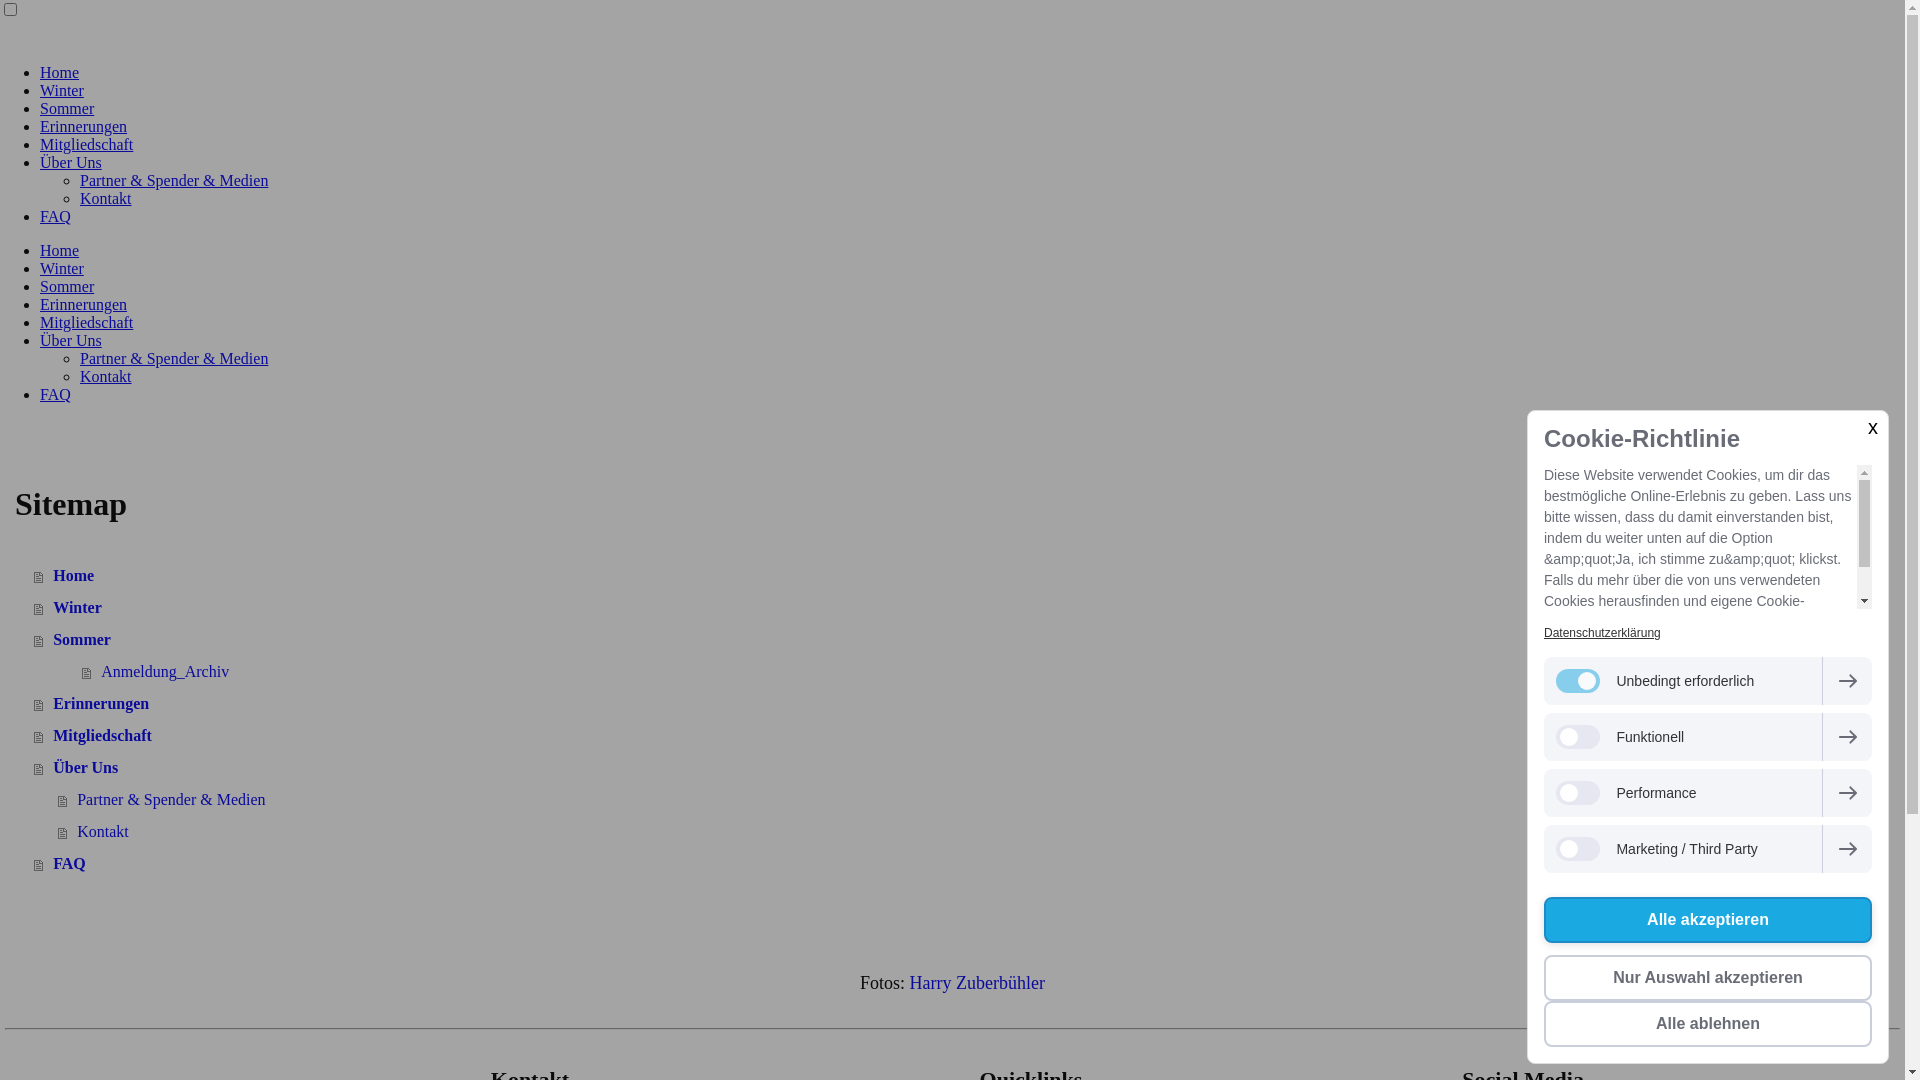 This screenshot has height=1080, width=1920. What do you see at coordinates (1707, 977) in the screenshot?
I see `'Nur Auswahl akzeptieren'` at bounding box center [1707, 977].